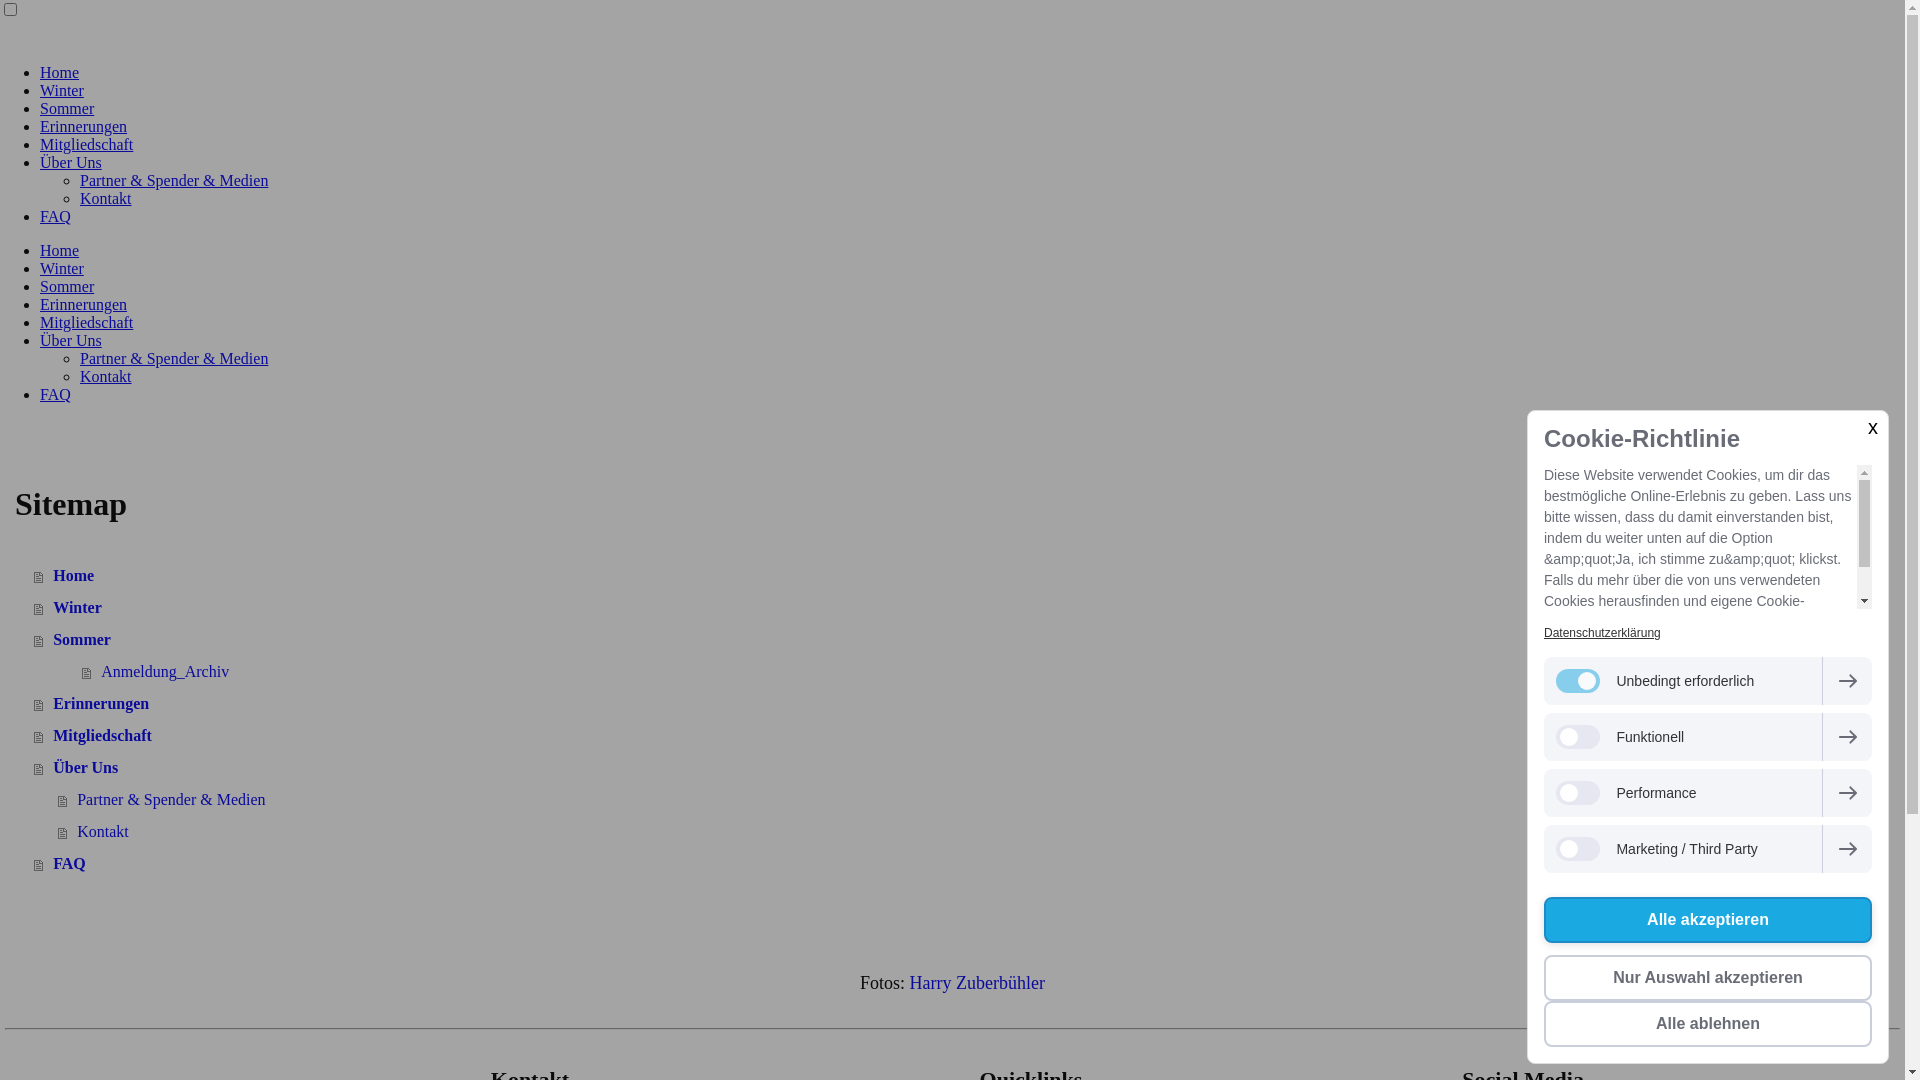 This screenshot has height=1080, width=1920. What do you see at coordinates (1707, 977) in the screenshot?
I see `'Nur Auswahl akzeptieren'` at bounding box center [1707, 977].